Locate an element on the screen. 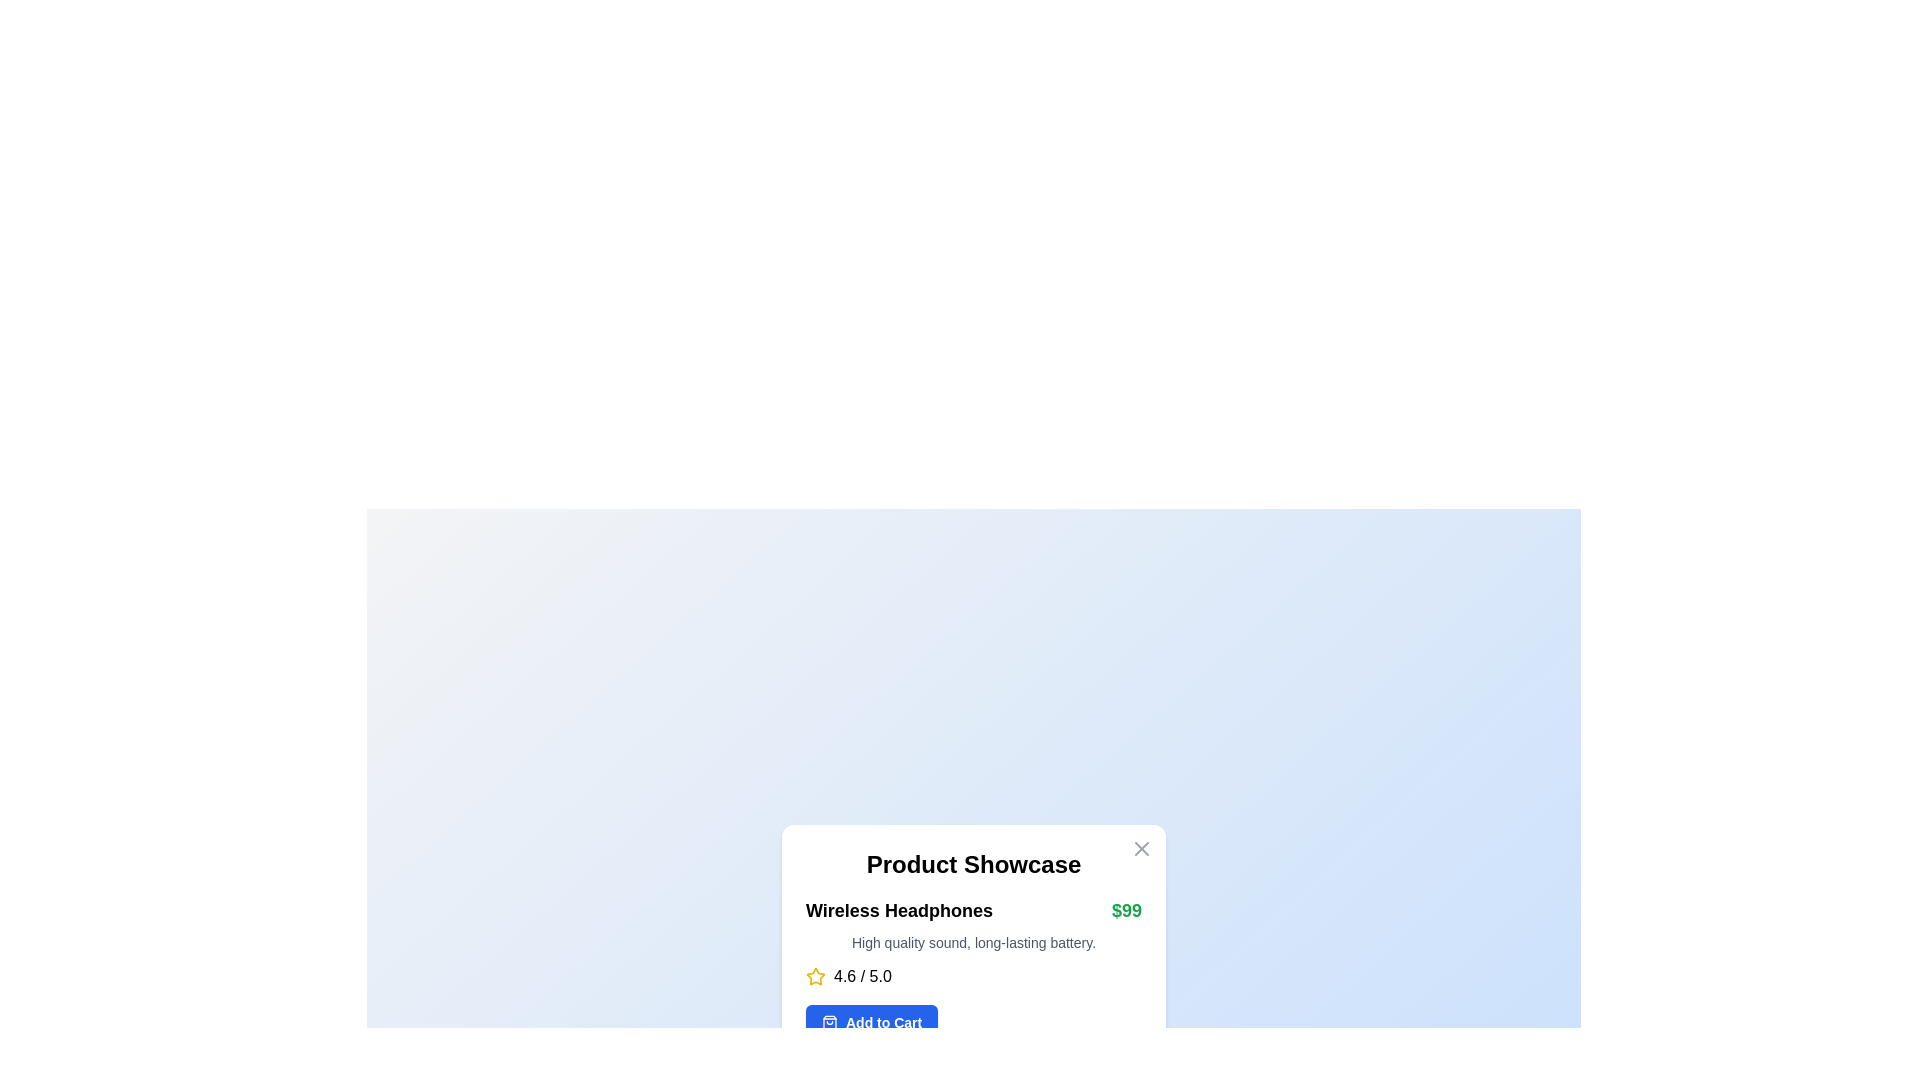 The image size is (1920, 1080). star icon with a yellow outline and hollow interior, located at the beginning of the rating score segment under the product price and name is located at coordinates (816, 975).